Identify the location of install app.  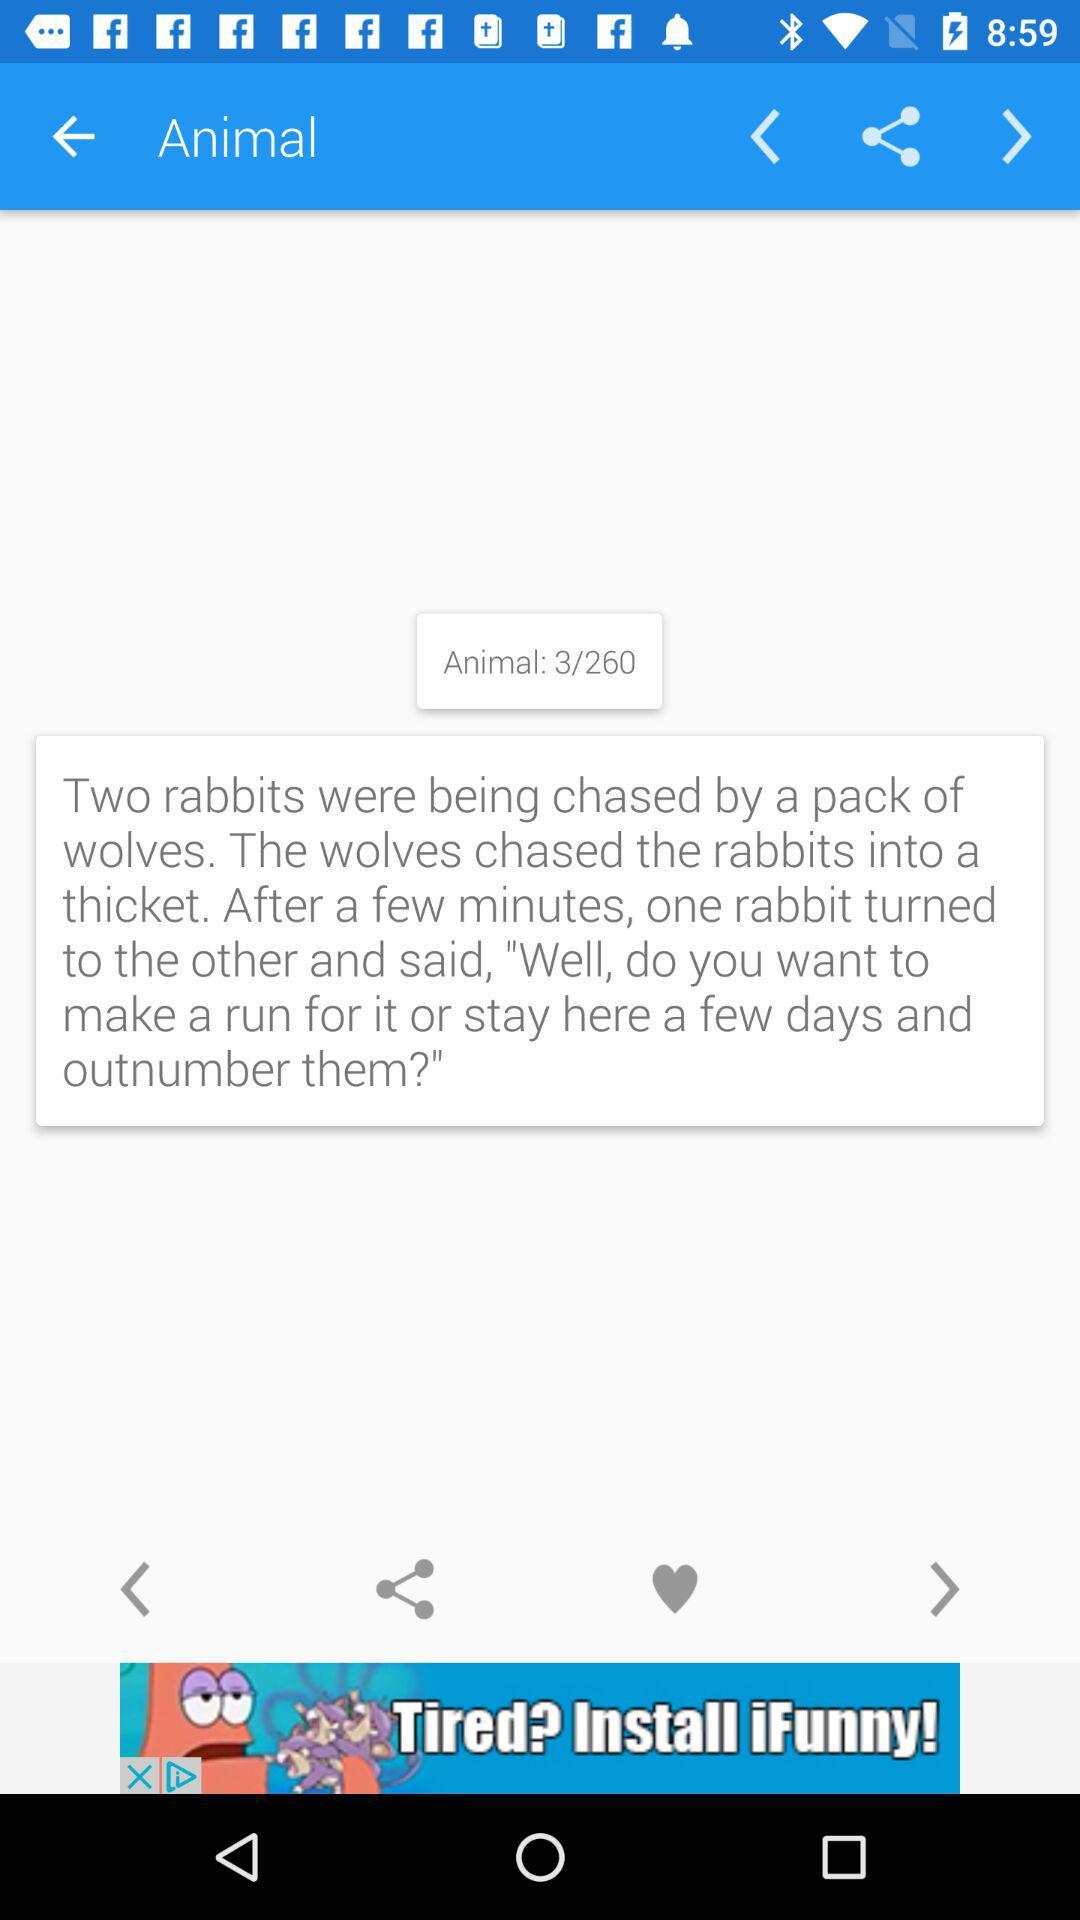
(540, 1727).